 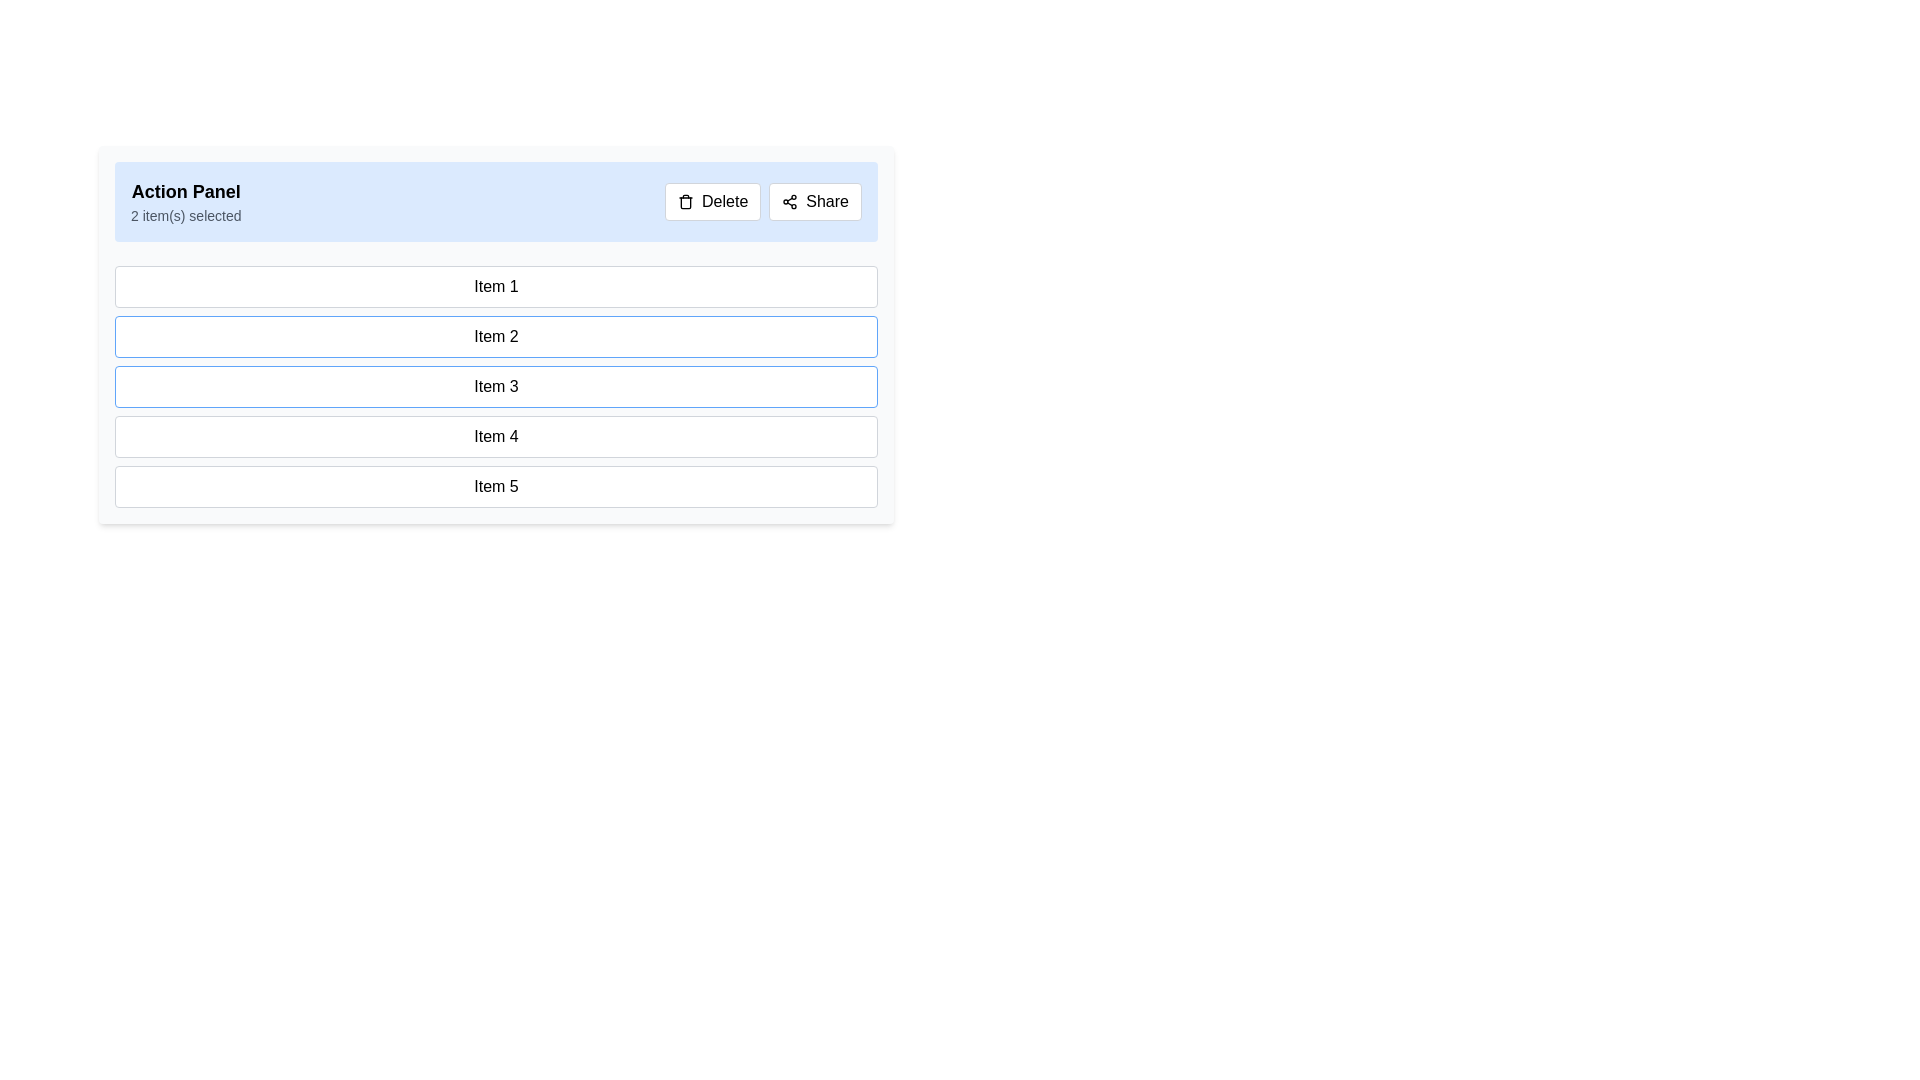 What do you see at coordinates (496, 435) in the screenshot?
I see `the selectable list item labeled 'Item 4'` at bounding box center [496, 435].